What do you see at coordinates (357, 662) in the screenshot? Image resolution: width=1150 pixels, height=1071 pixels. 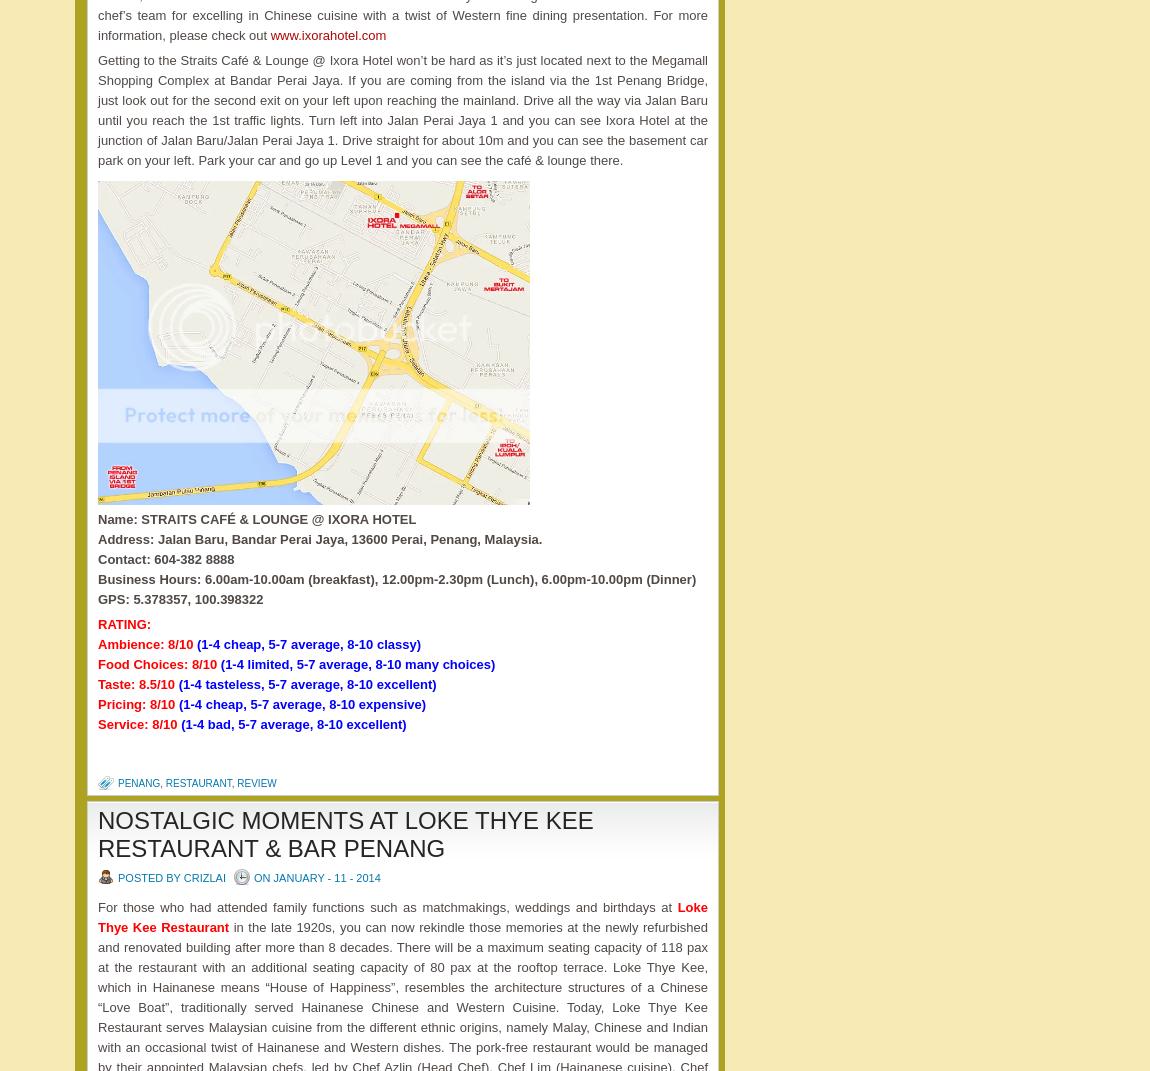 I see `'(1-4 limited, 5-7 average, 8-10 many choices)'` at bounding box center [357, 662].